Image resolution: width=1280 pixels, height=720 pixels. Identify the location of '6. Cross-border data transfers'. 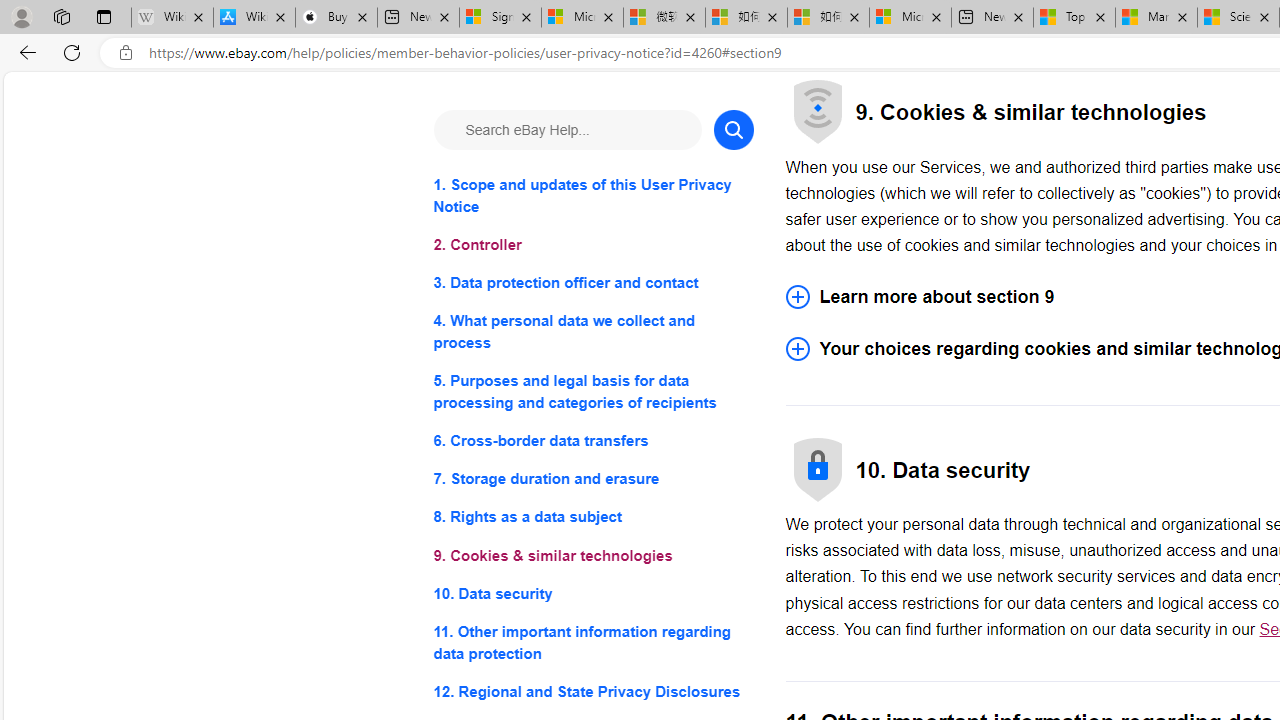
(592, 440).